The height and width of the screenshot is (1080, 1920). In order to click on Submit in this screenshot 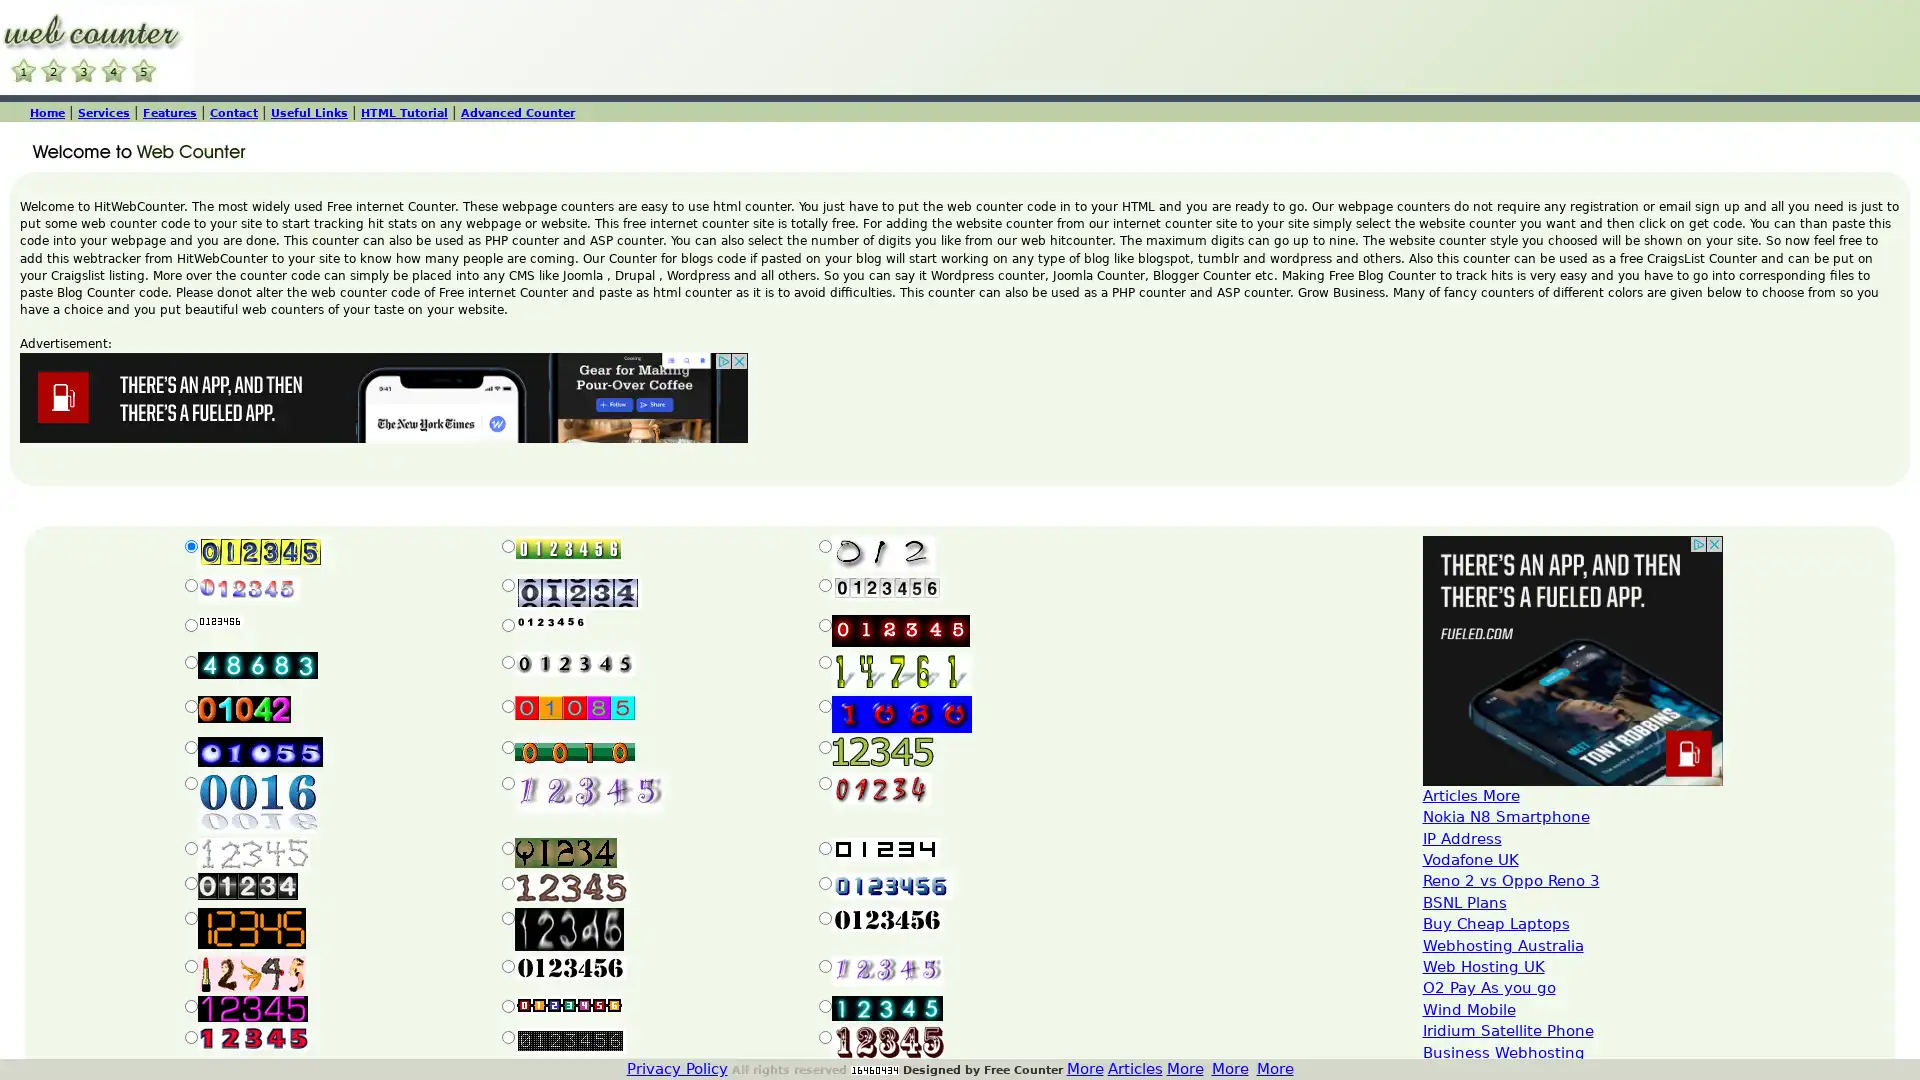, I will do `click(899, 631)`.